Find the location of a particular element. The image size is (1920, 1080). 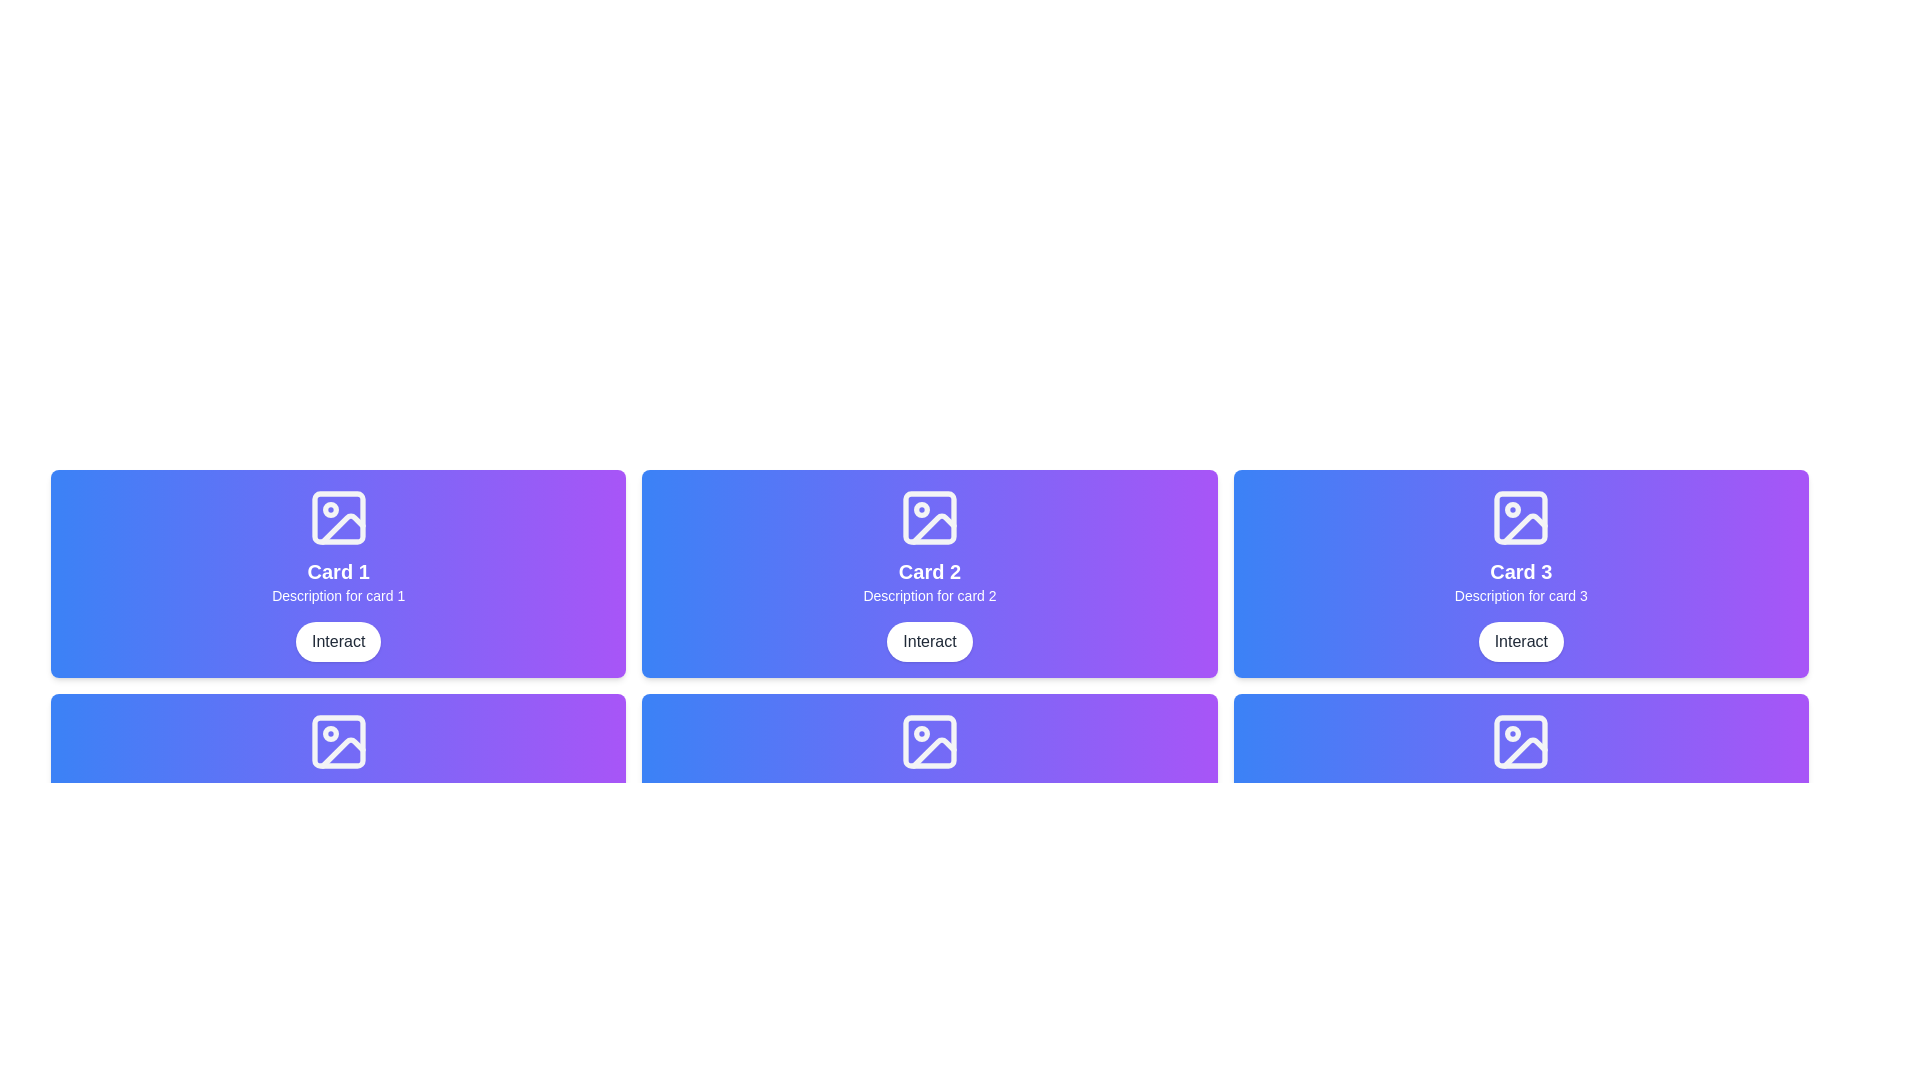

the minimalist image placeholder icon with a gray square outline and triangular shape located at the top center of 'Card 1' is located at coordinates (338, 516).